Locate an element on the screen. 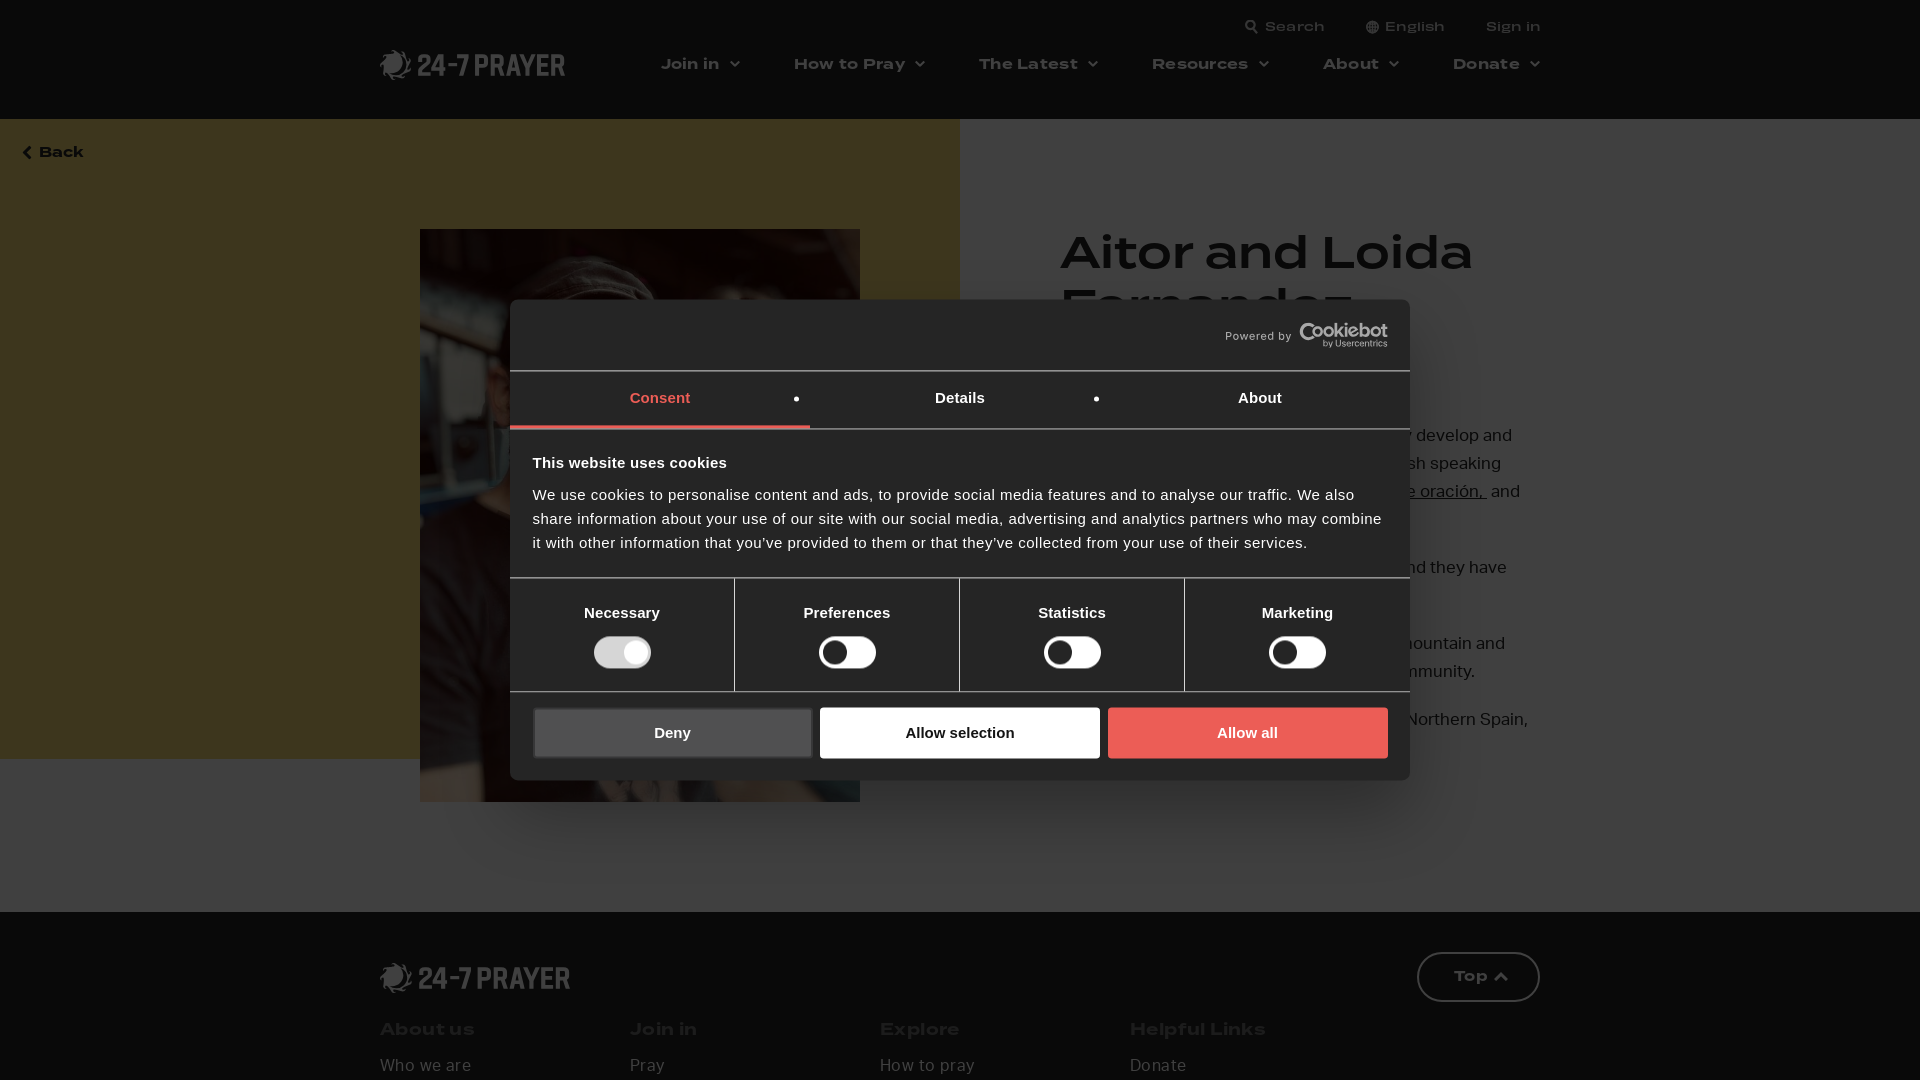 This screenshot has width=1920, height=1080. 'How to pray' is located at coordinates (925, 1067).